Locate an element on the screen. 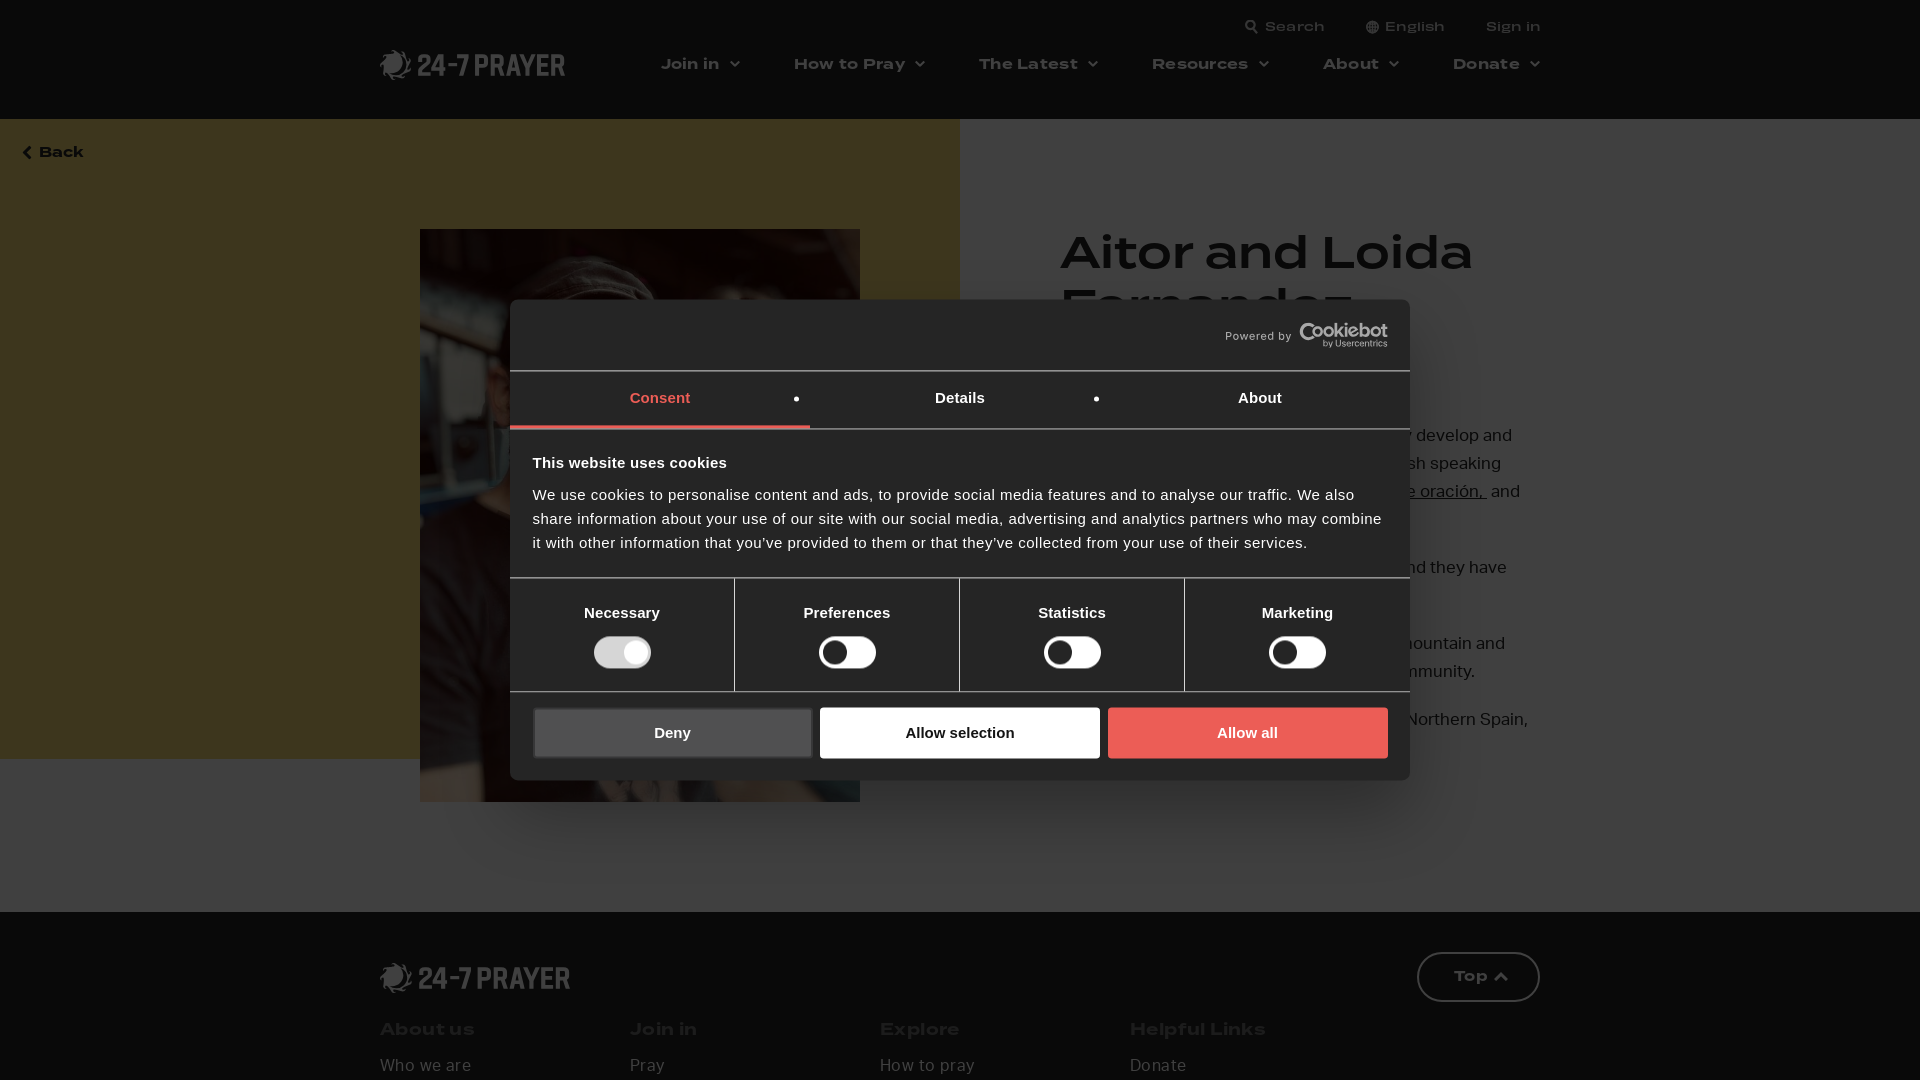 This screenshot has width=1920, height=1080. 'How to pray' is located at coordinates (925, 1067).